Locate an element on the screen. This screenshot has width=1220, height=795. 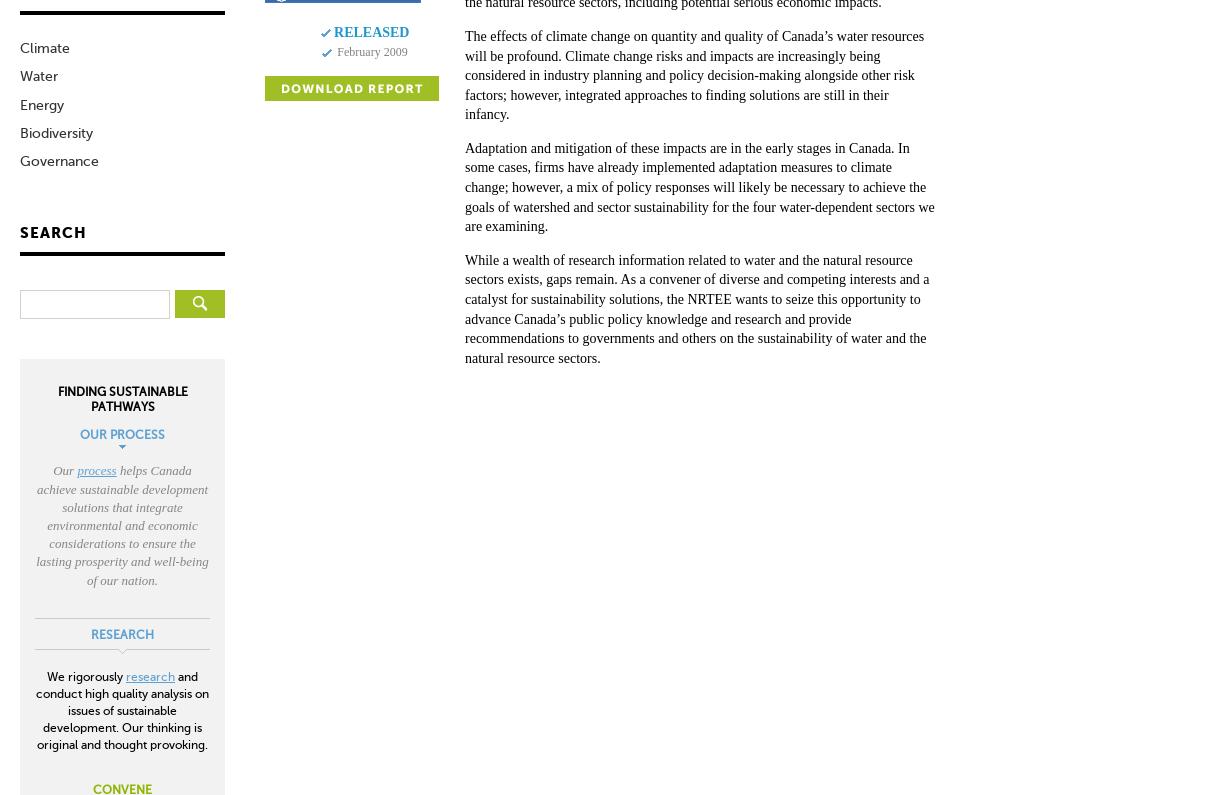
'Climate' is located at coordinates (20, 48).